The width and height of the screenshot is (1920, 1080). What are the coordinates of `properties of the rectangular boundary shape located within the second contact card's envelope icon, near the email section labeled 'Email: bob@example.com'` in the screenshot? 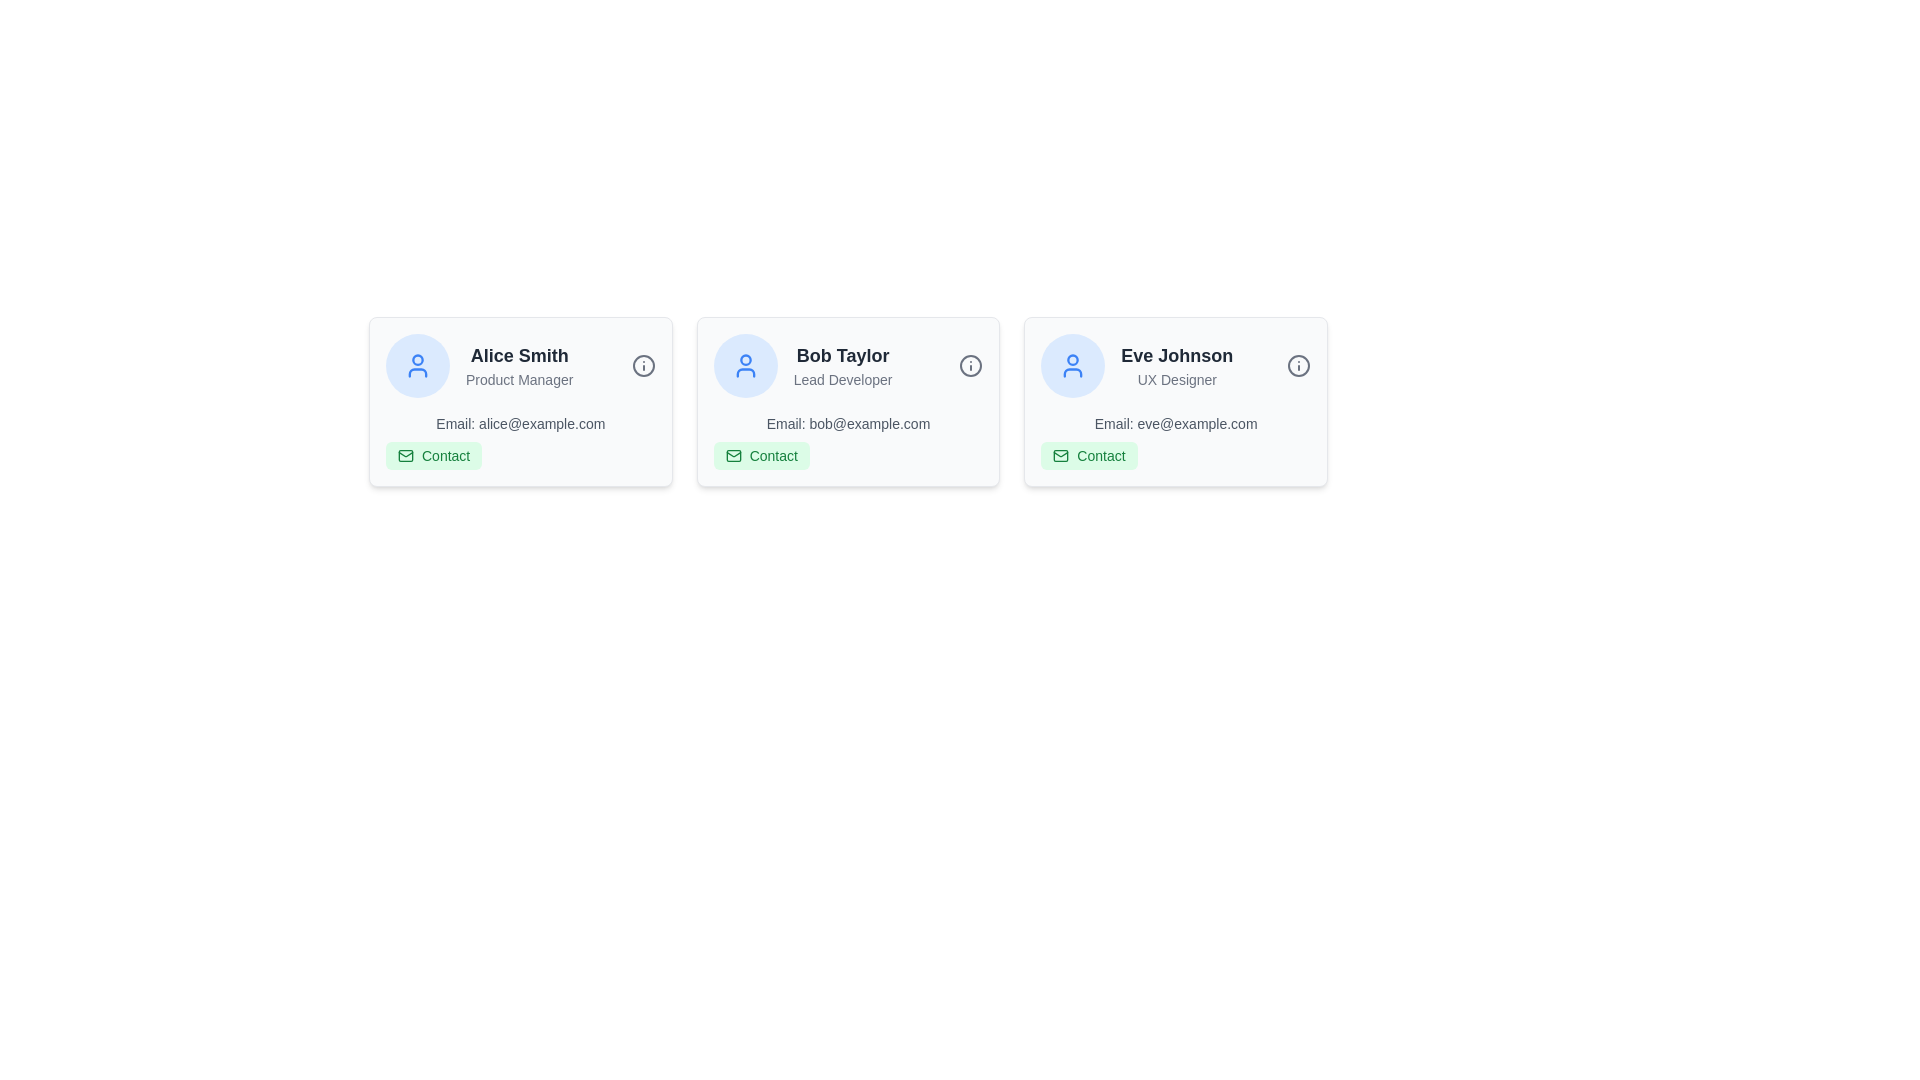 It's located at (732, 455).